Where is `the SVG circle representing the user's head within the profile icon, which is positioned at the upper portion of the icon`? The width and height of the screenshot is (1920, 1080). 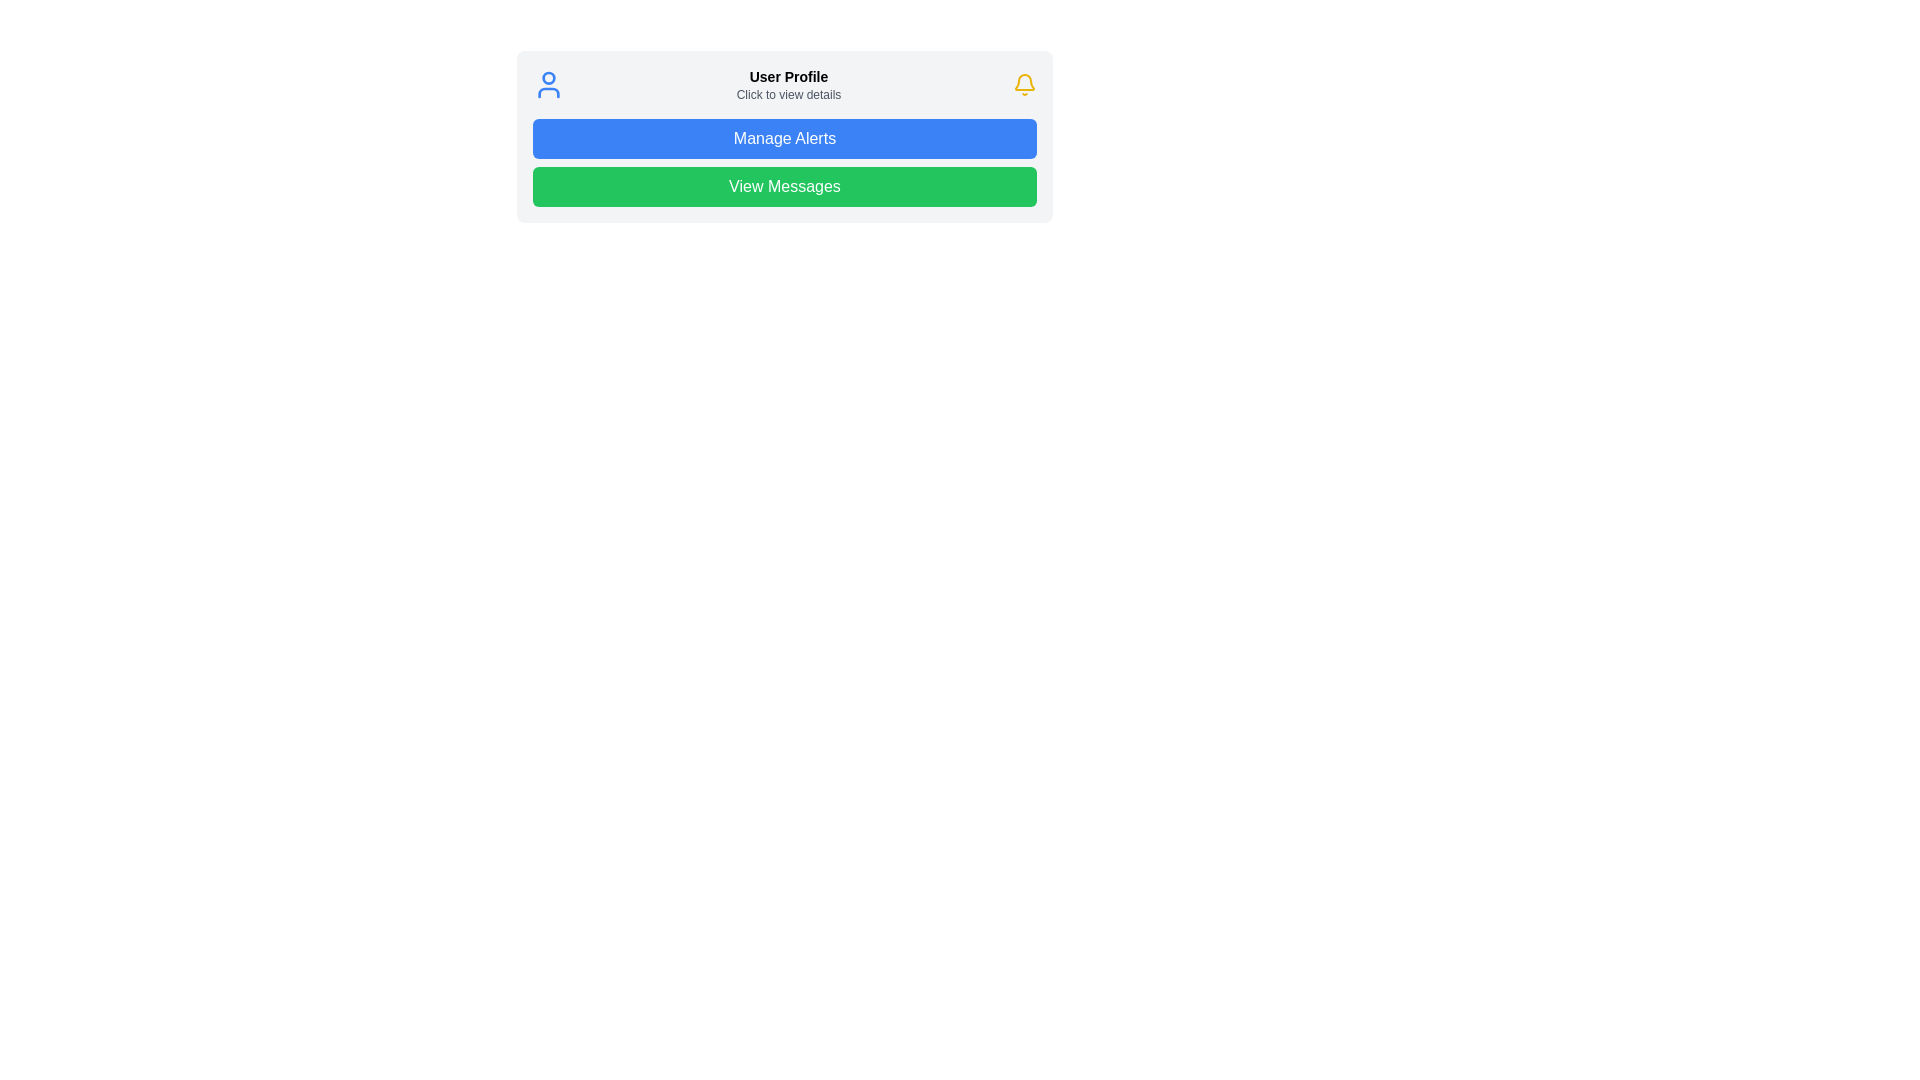
the SVG circle representing the user's head within the profile icon, which is positioned at the upper portion of the icon is located at coordinates (548, 76).